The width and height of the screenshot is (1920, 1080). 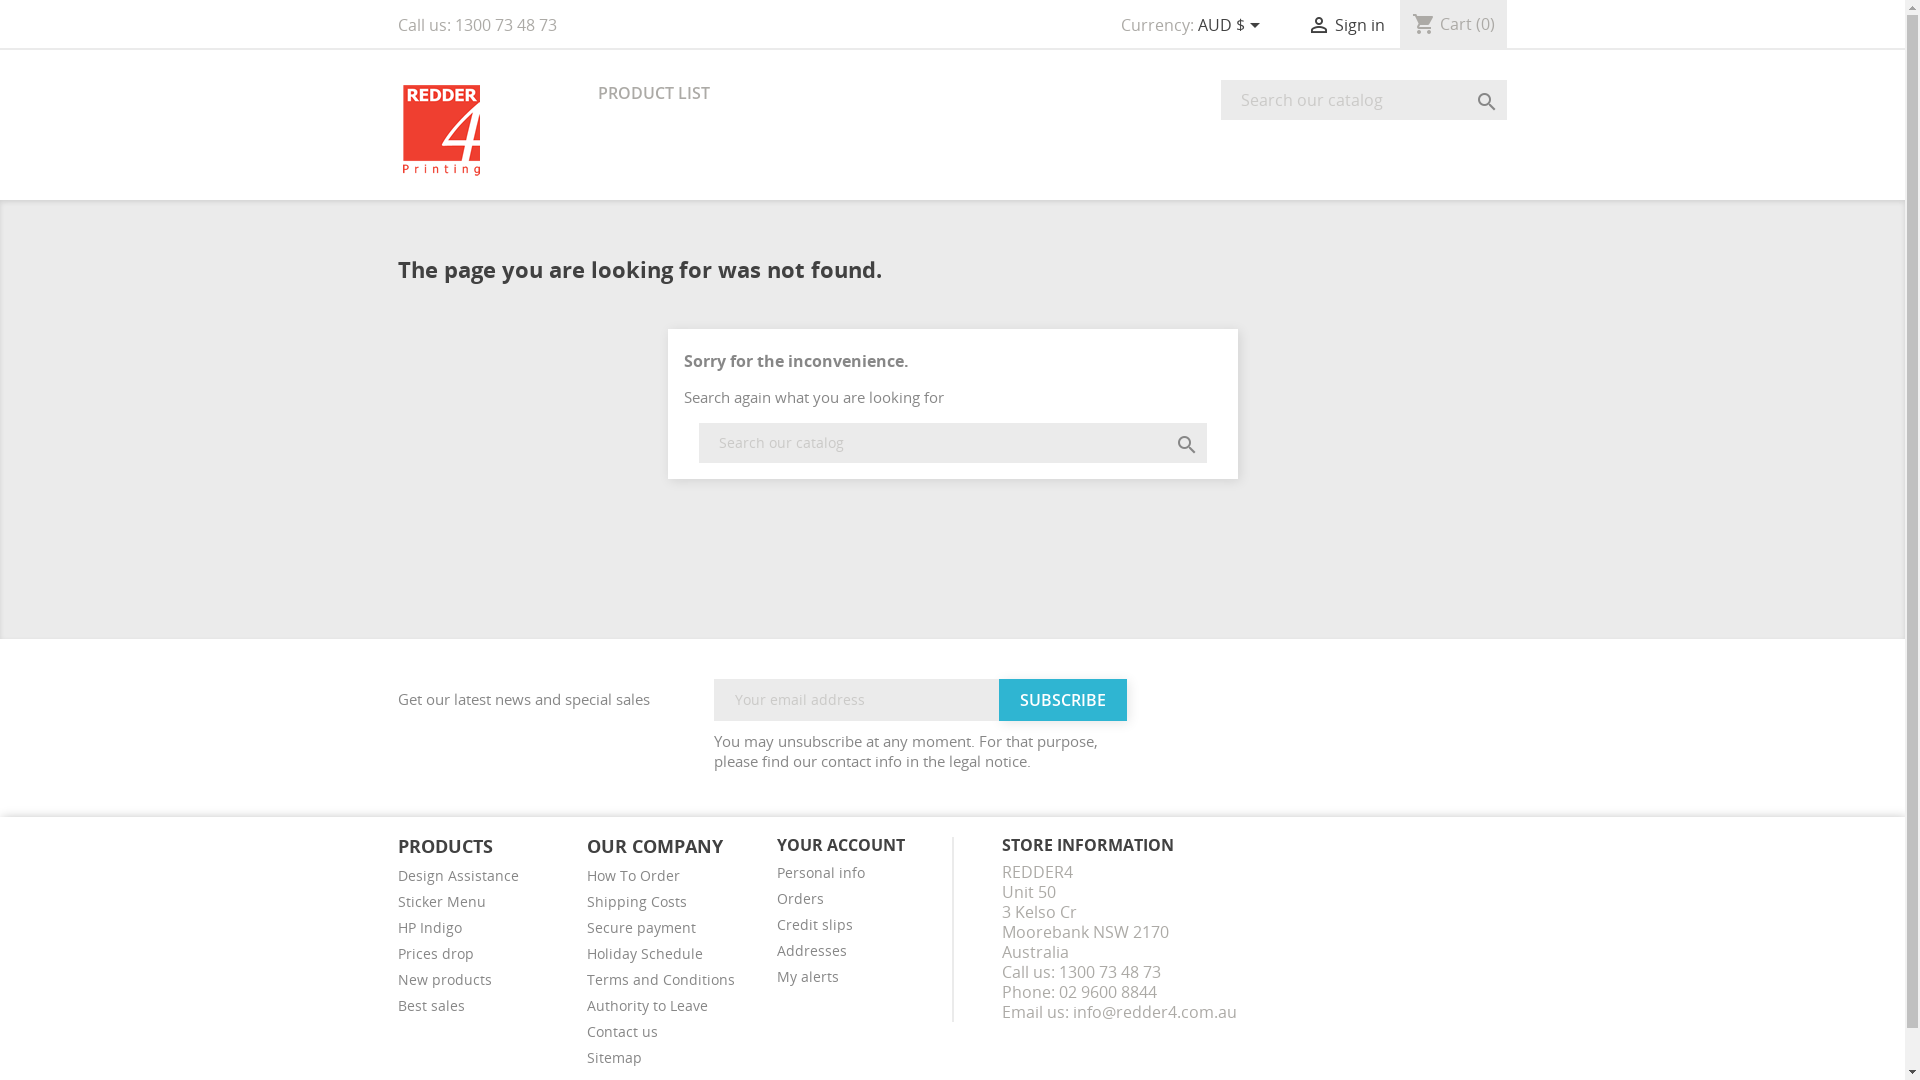 What do you see at coordinates (653, 94) in the screenshot?
I see `'PRODUCT LIST'` at bounding box center [653, 94].